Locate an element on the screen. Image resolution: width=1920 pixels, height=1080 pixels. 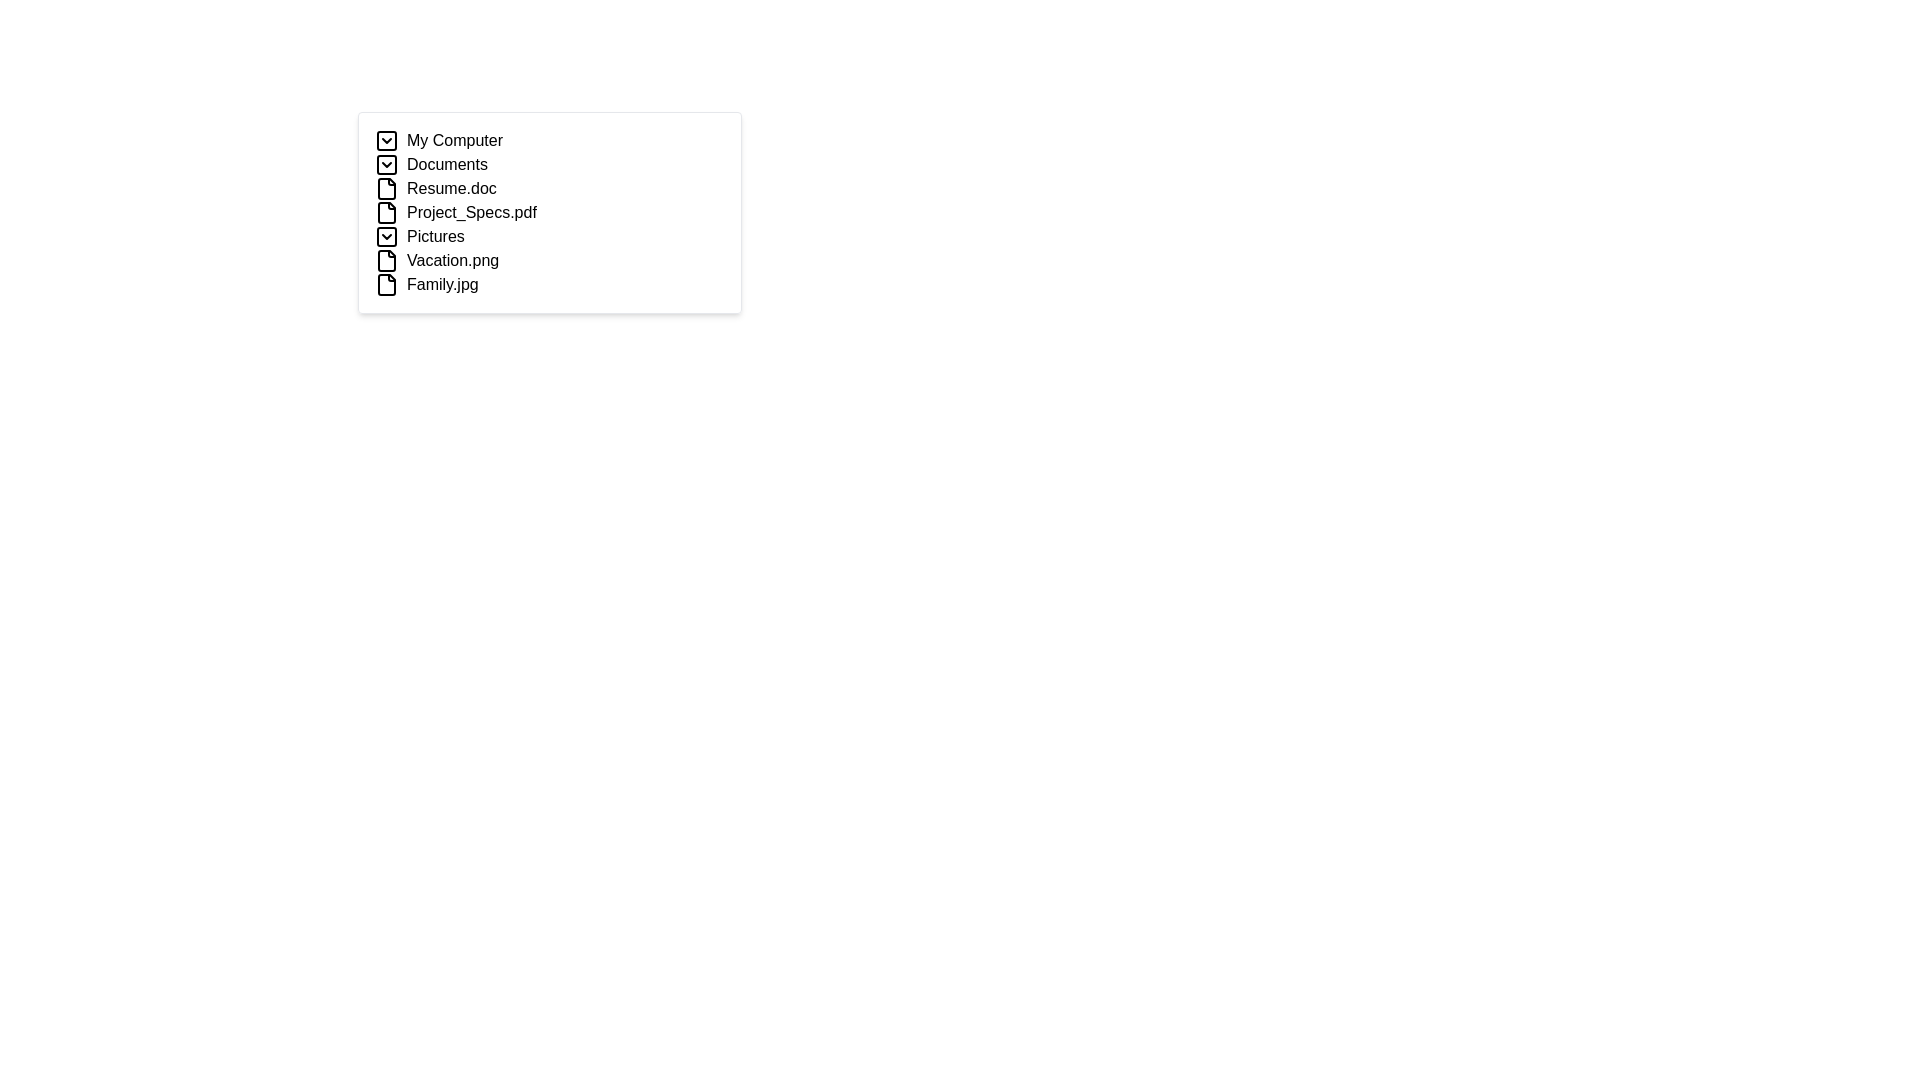
the 'Pictures' label, which is the fifth item under 'My Computer' is located at coordinates (434, 235).